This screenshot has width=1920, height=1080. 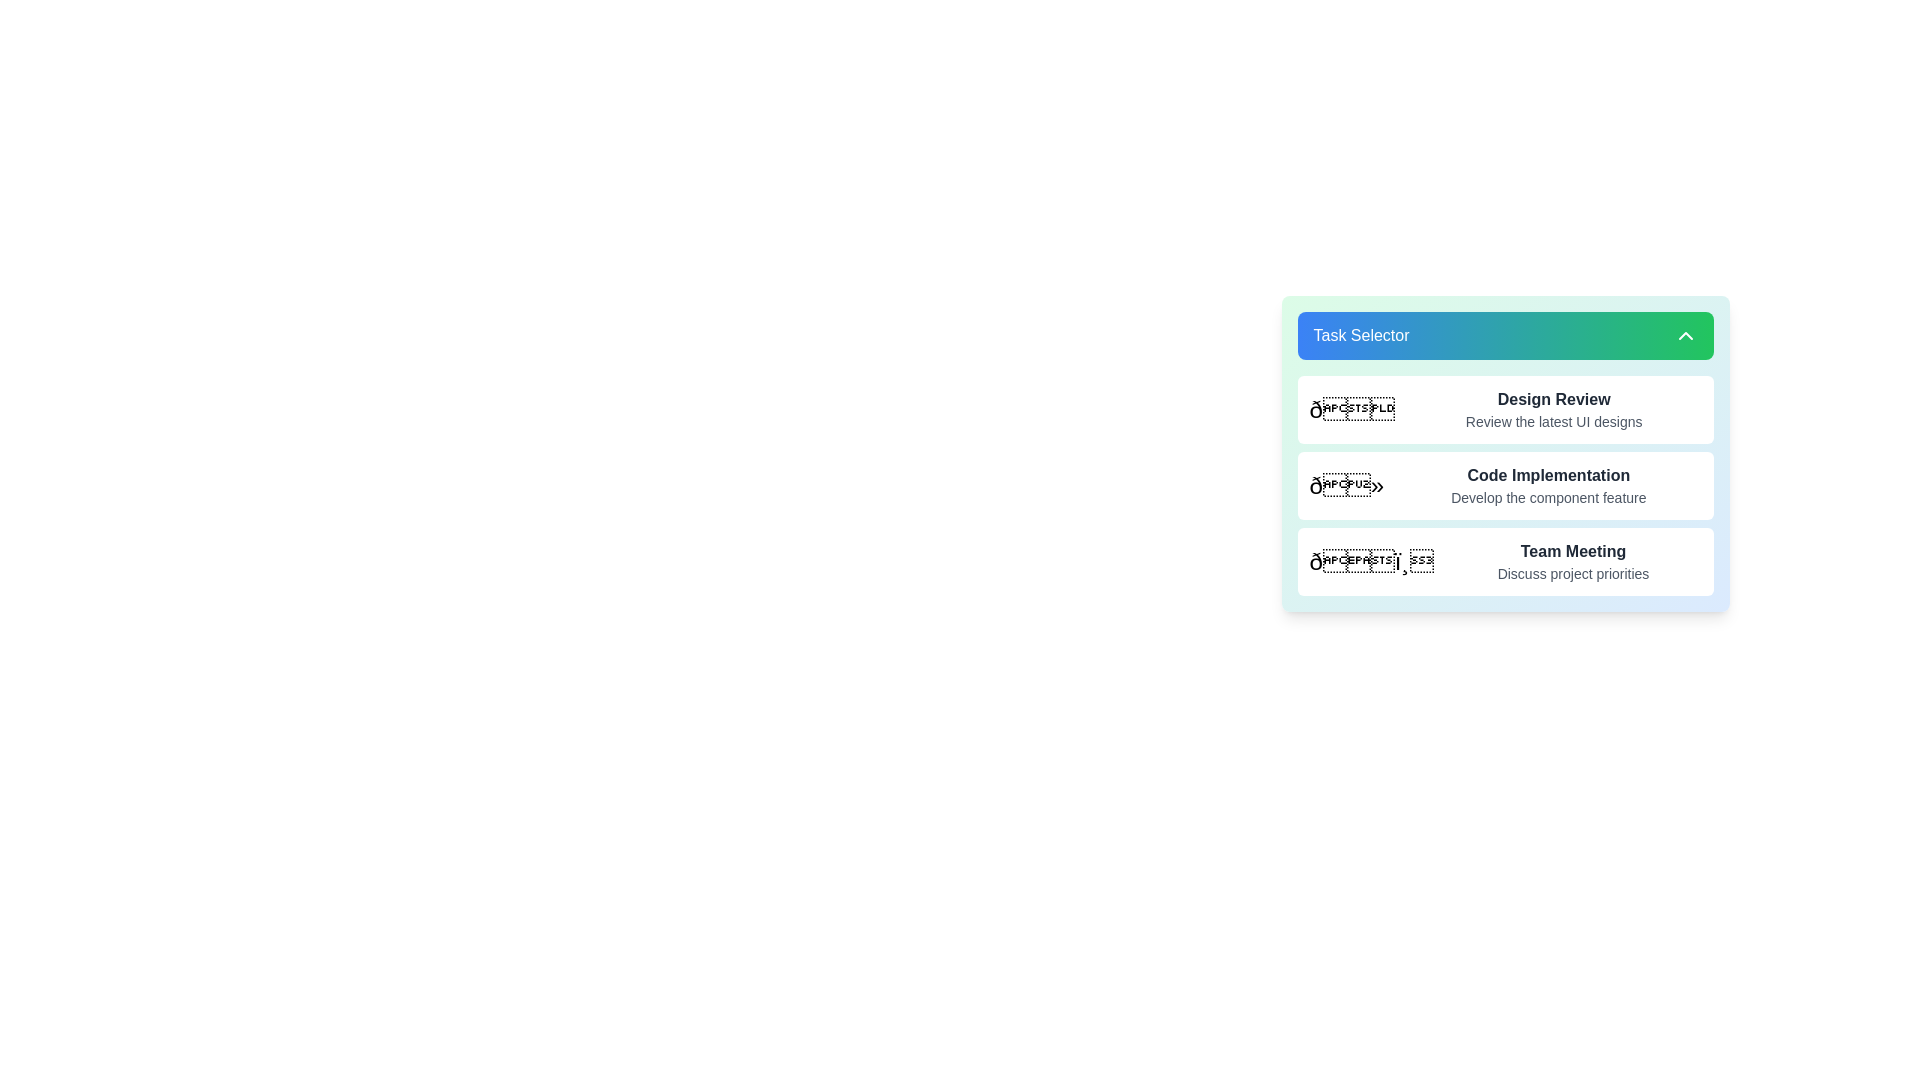 I want to click on the third task option in the vertical list, labeled 'Team Meeting', so click(x=1505, y=562).